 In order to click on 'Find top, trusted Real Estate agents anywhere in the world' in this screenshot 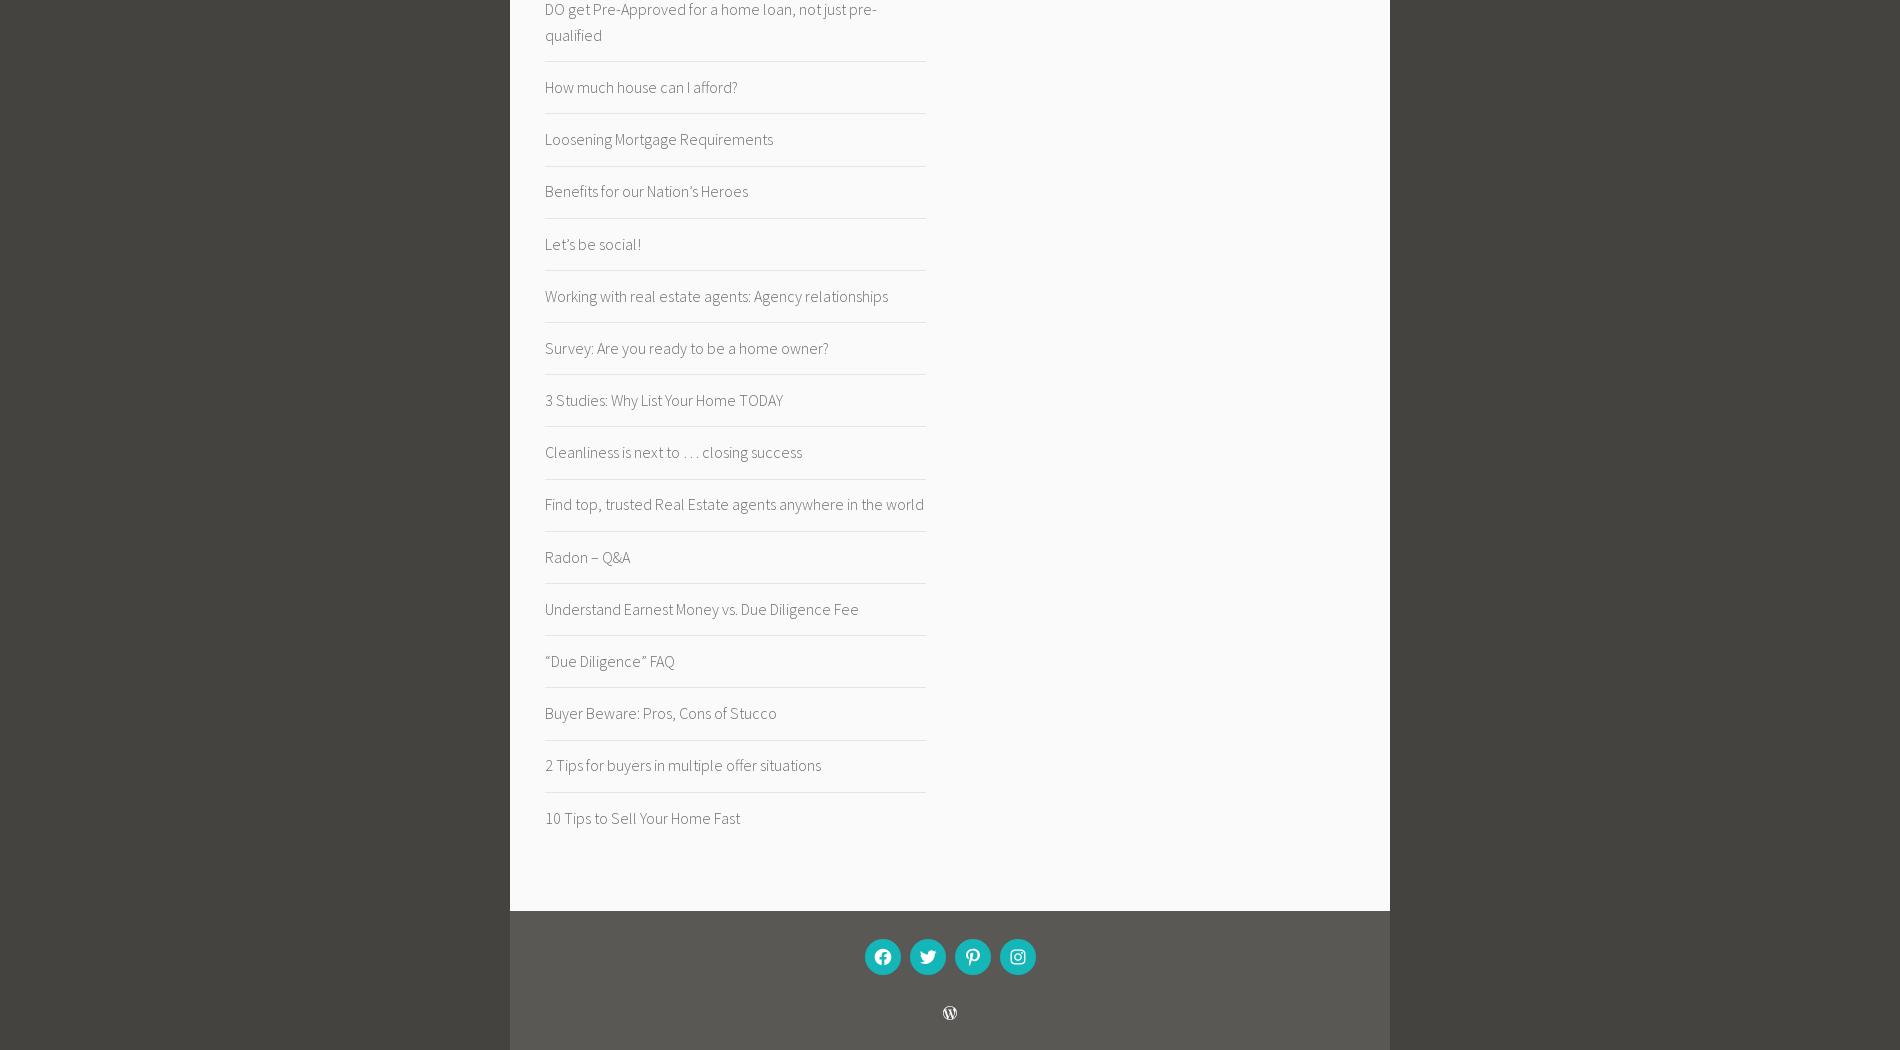, I will do `click(544, 503)`.